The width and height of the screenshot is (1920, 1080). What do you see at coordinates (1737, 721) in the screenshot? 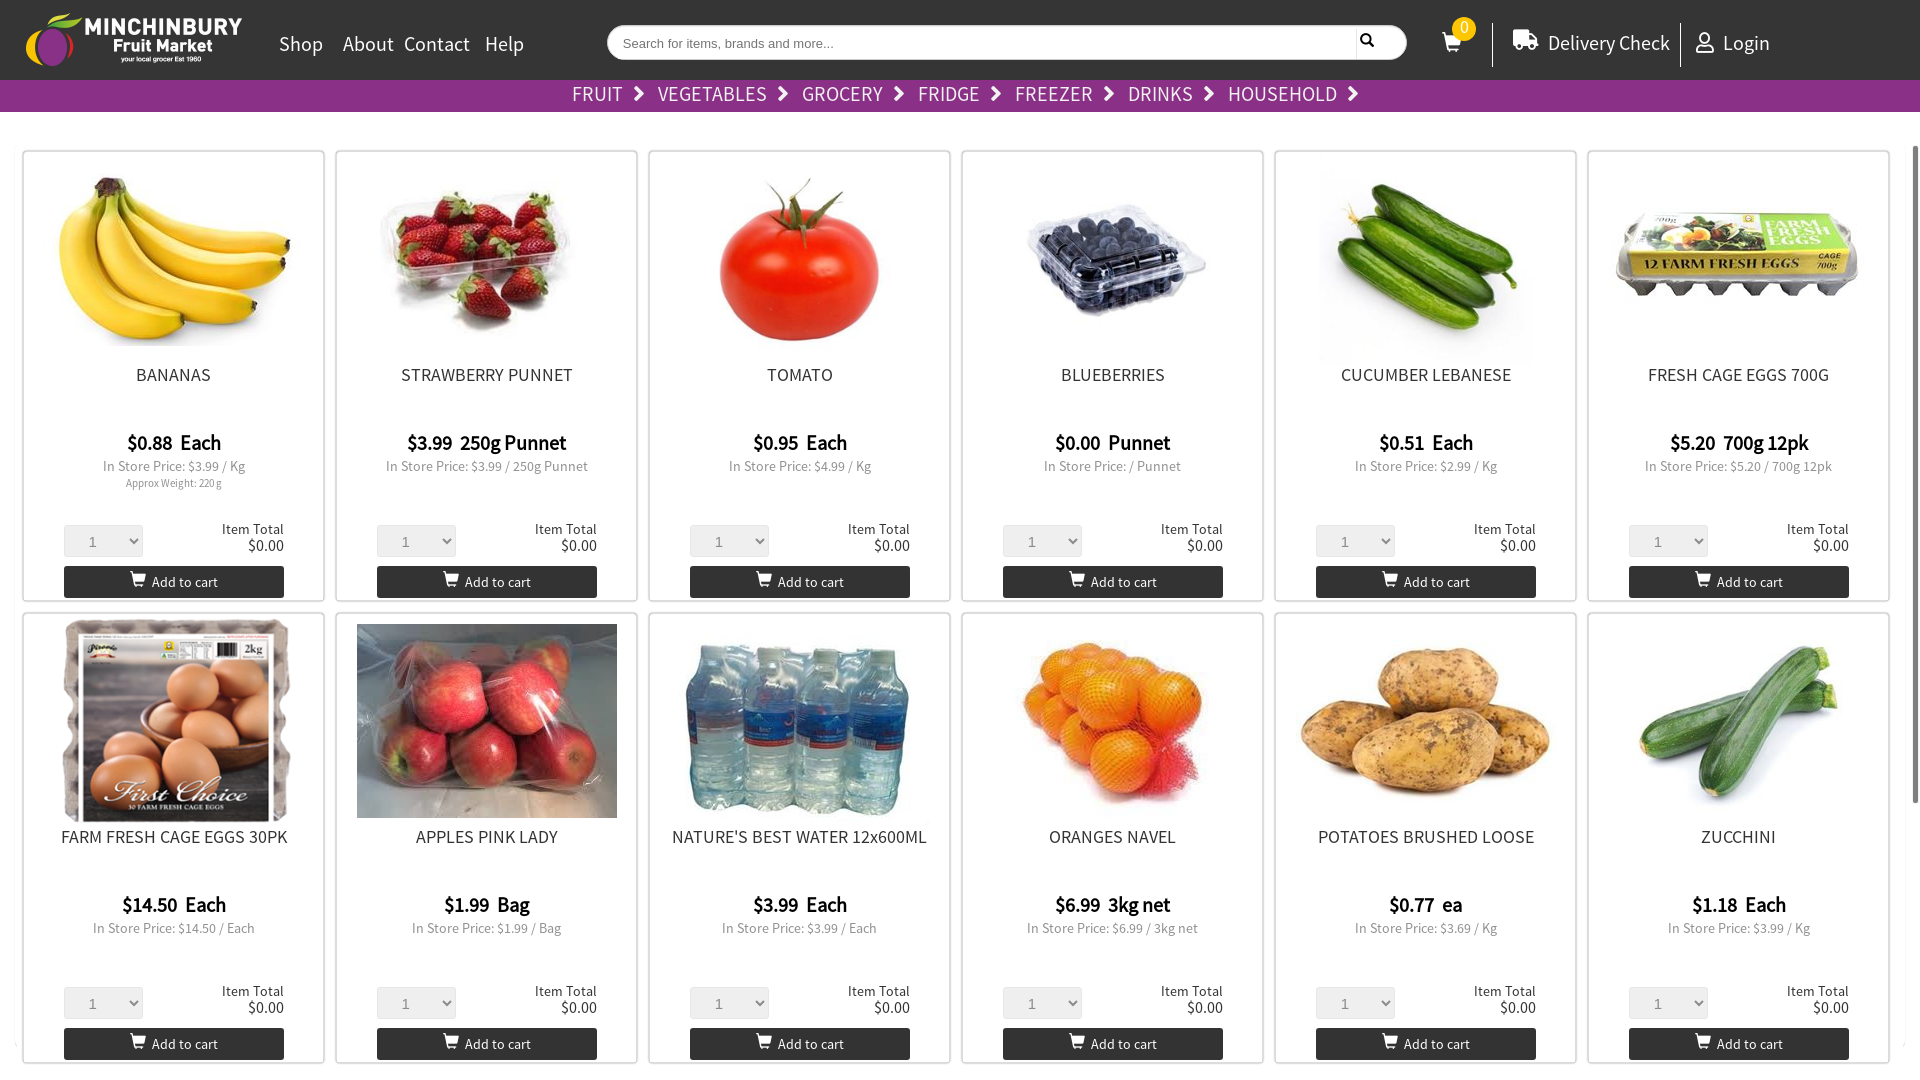
I see `'Show details for ZUCCHINI'` at bounding box center [1737, 721].